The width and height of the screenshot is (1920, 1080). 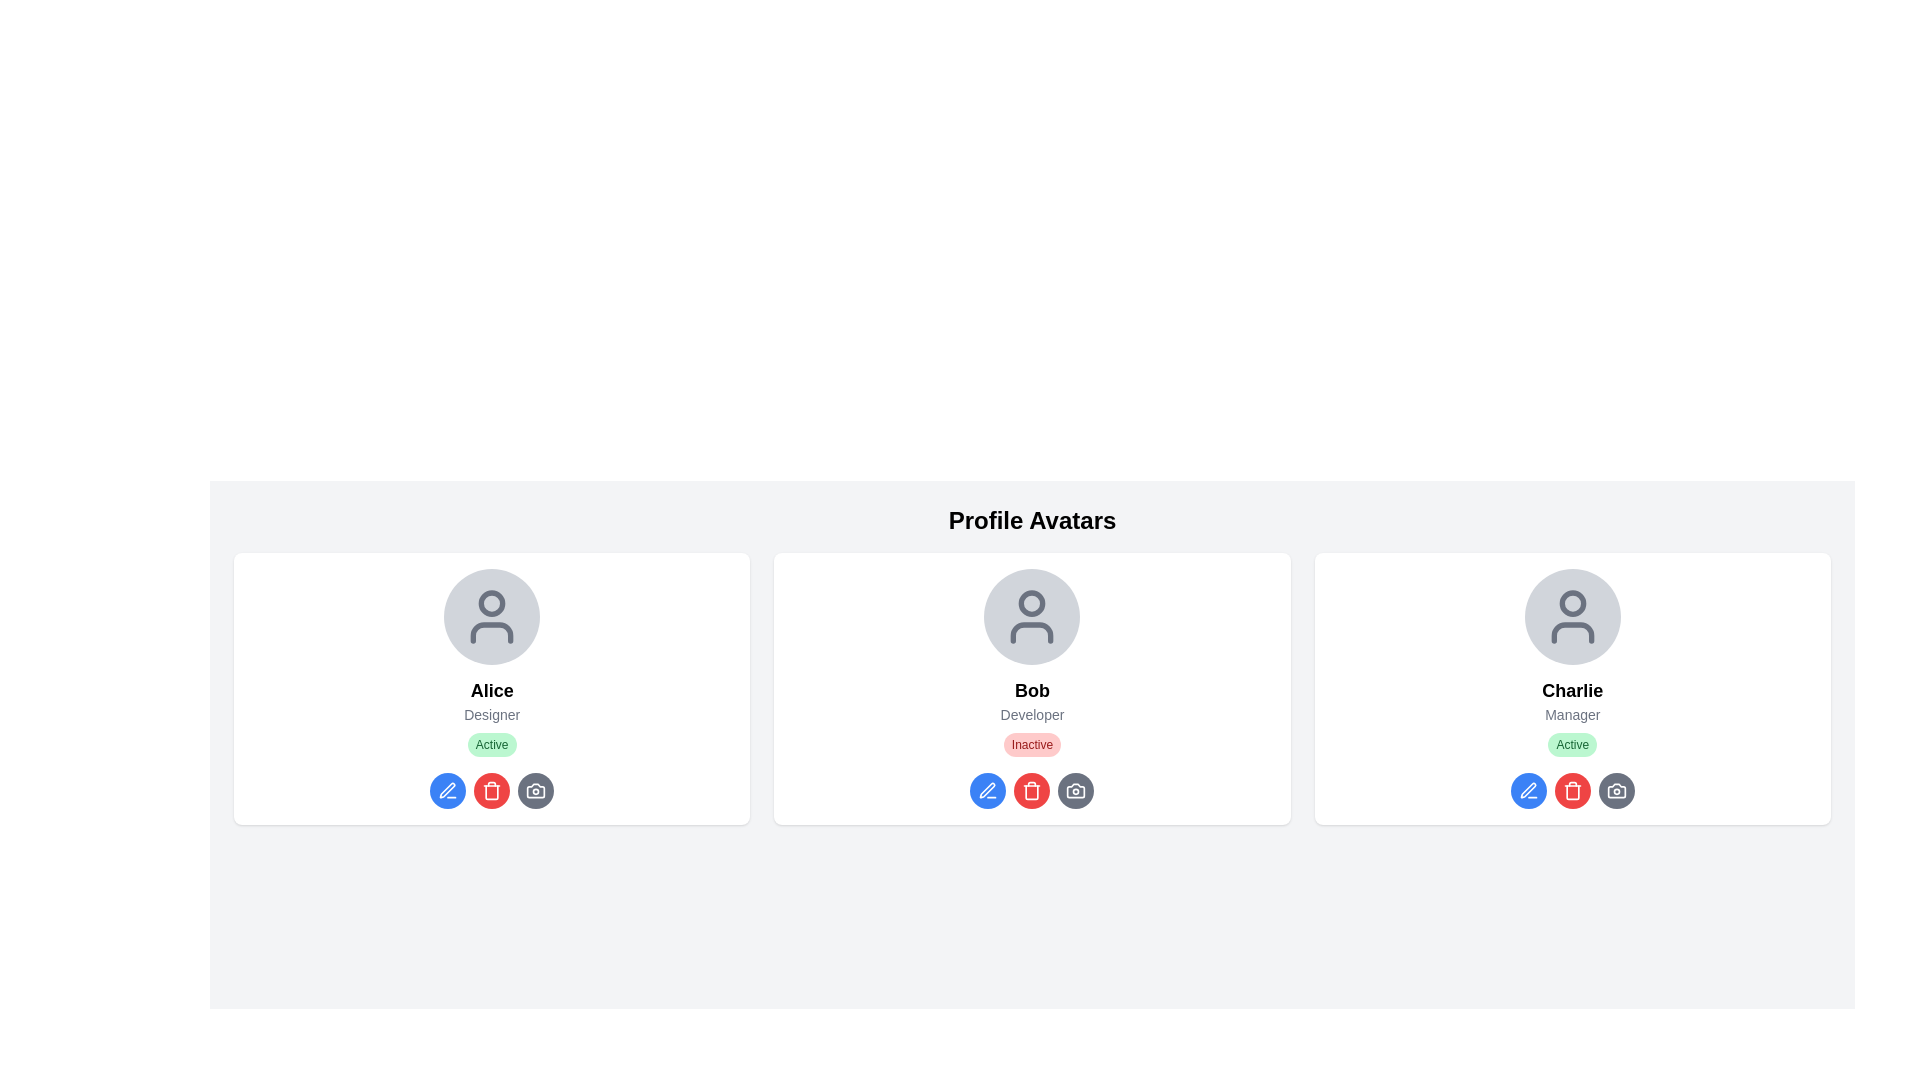 What do you see at coordinates (1032, 632) in the screenshot?
I see `the semicircular graphical icon component within Bob's profile avatar, which is positioned below the head shape and above the 'Bob' text` at bounding box center [1032, 632].